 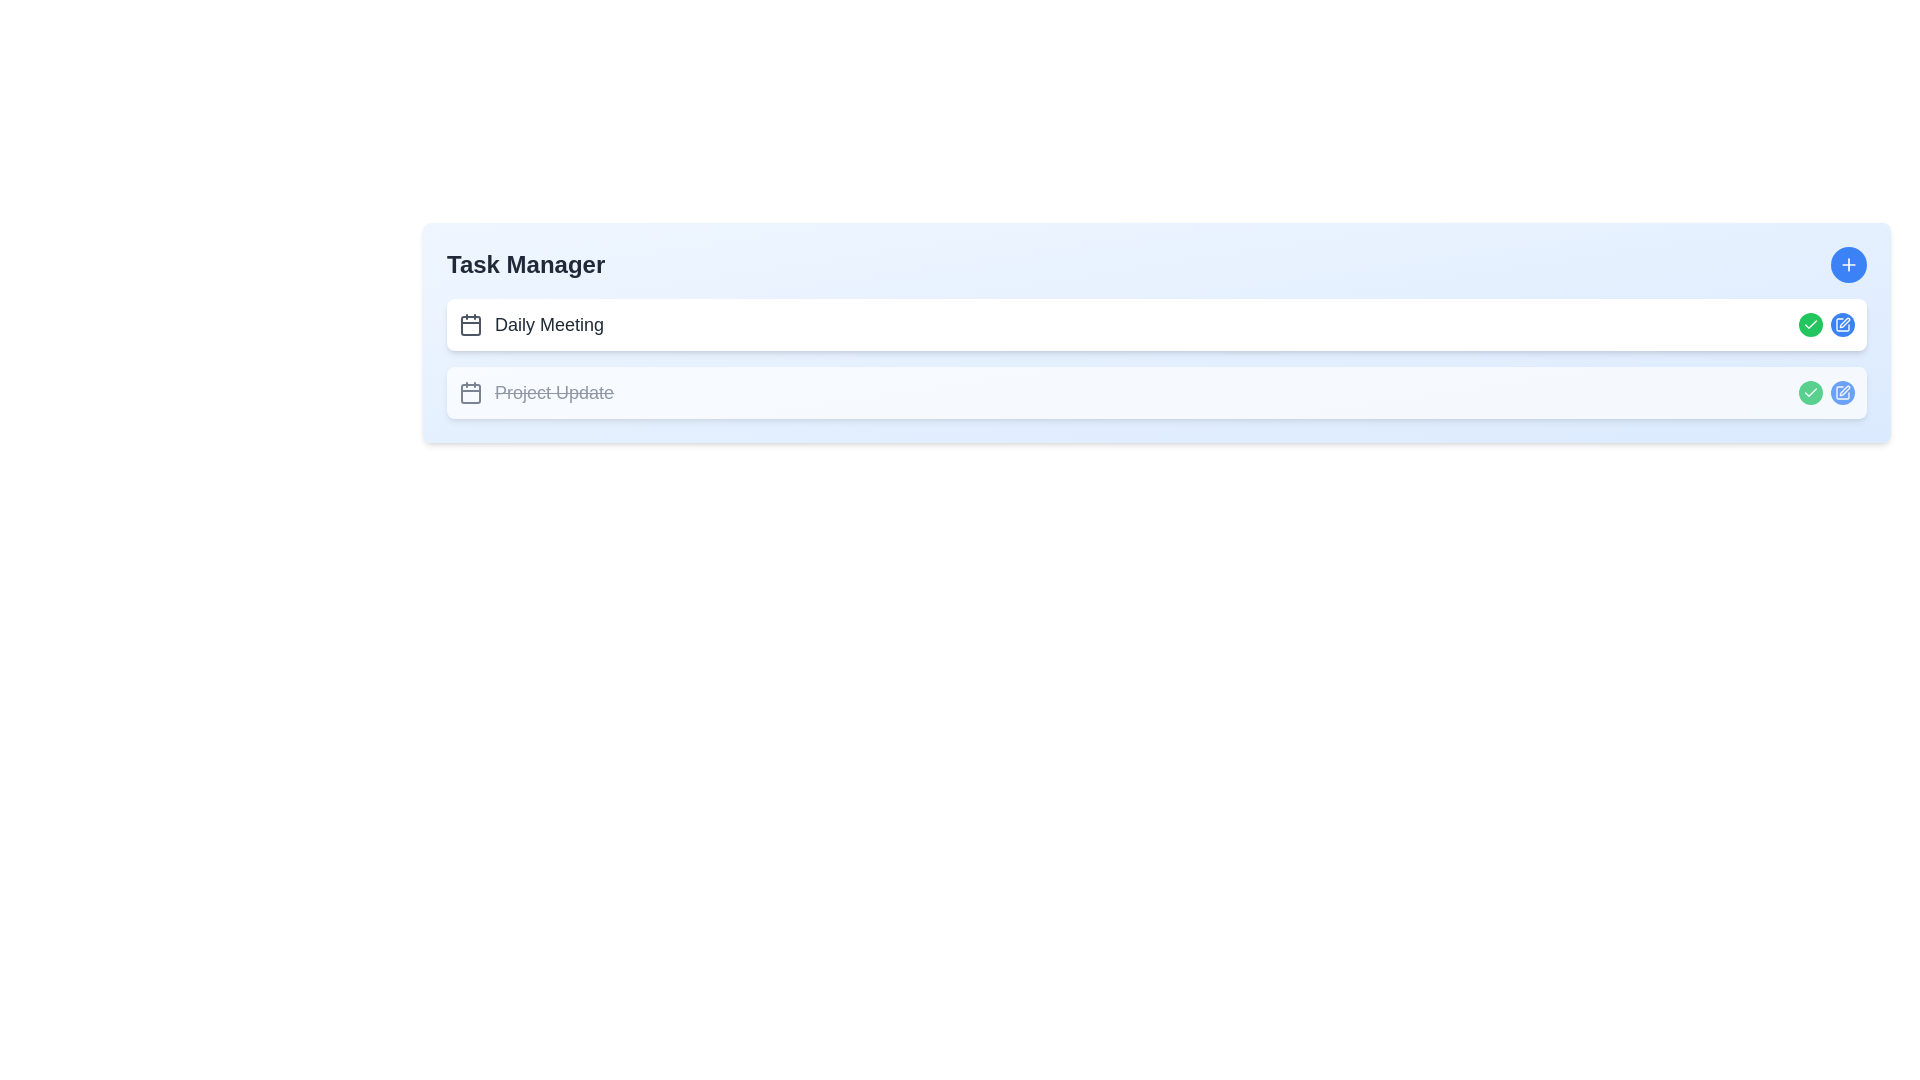 What do you see at coordinates (1827, 323) in the screenshot?
I see `the green button` at bounding box center [1827, 323].